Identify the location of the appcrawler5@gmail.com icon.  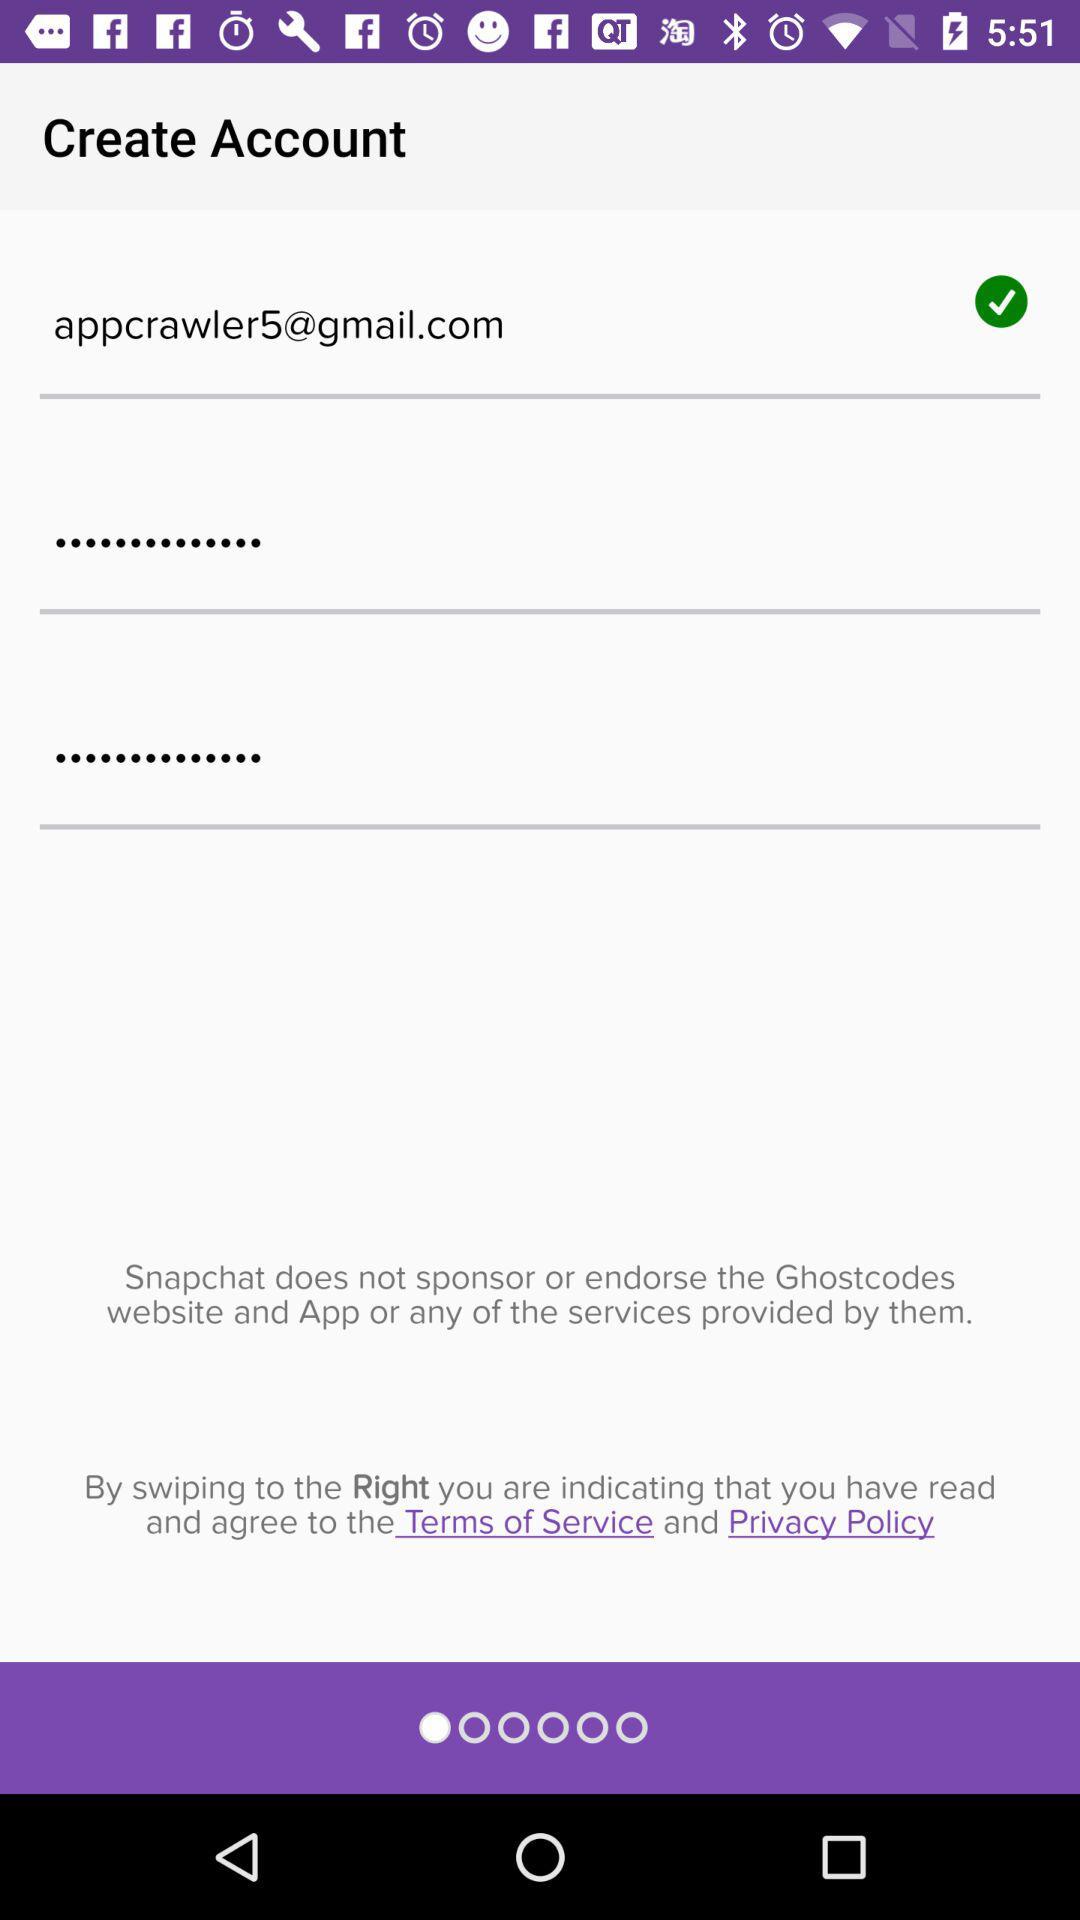
(540, 312).